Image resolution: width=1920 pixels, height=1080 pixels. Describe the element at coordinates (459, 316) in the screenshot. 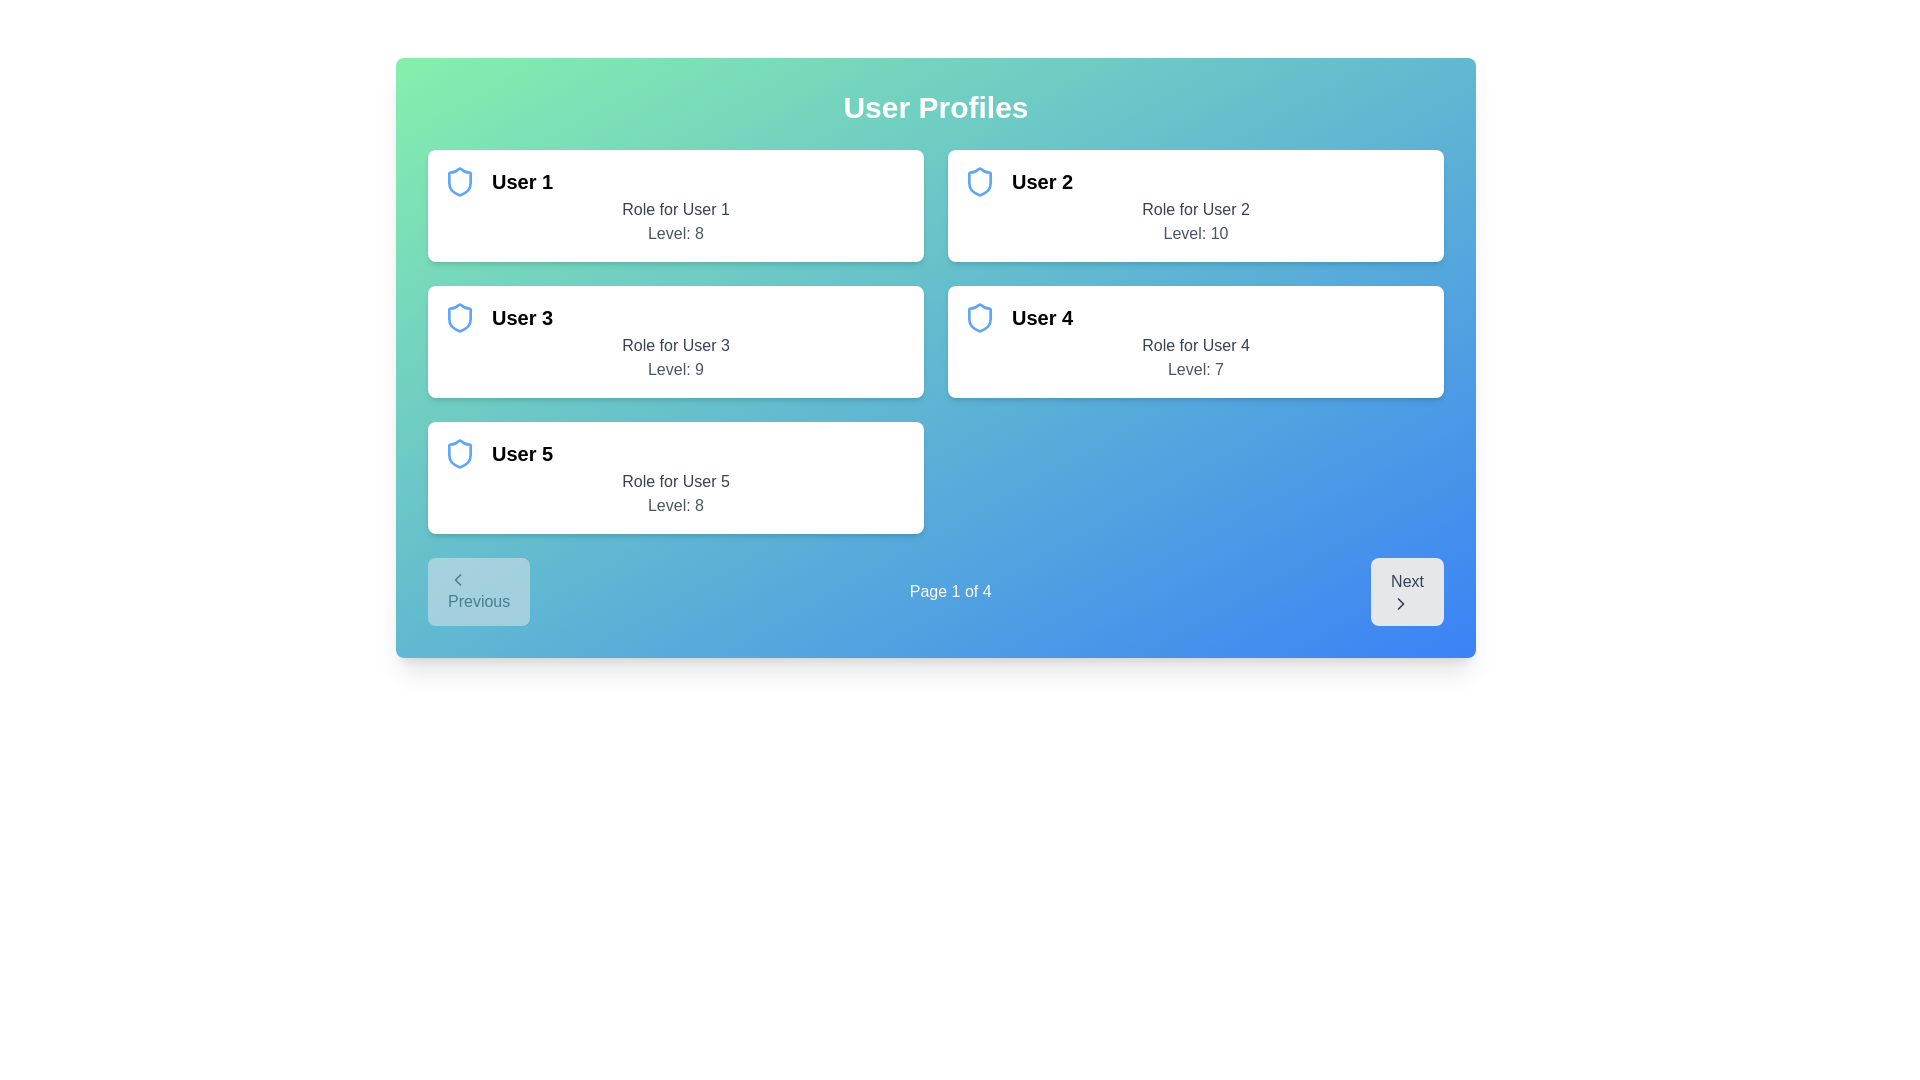

I see `the shield icon graphic located at the top-left corner of the user profile area for 'User 3', adjacent to the username text` at that location.